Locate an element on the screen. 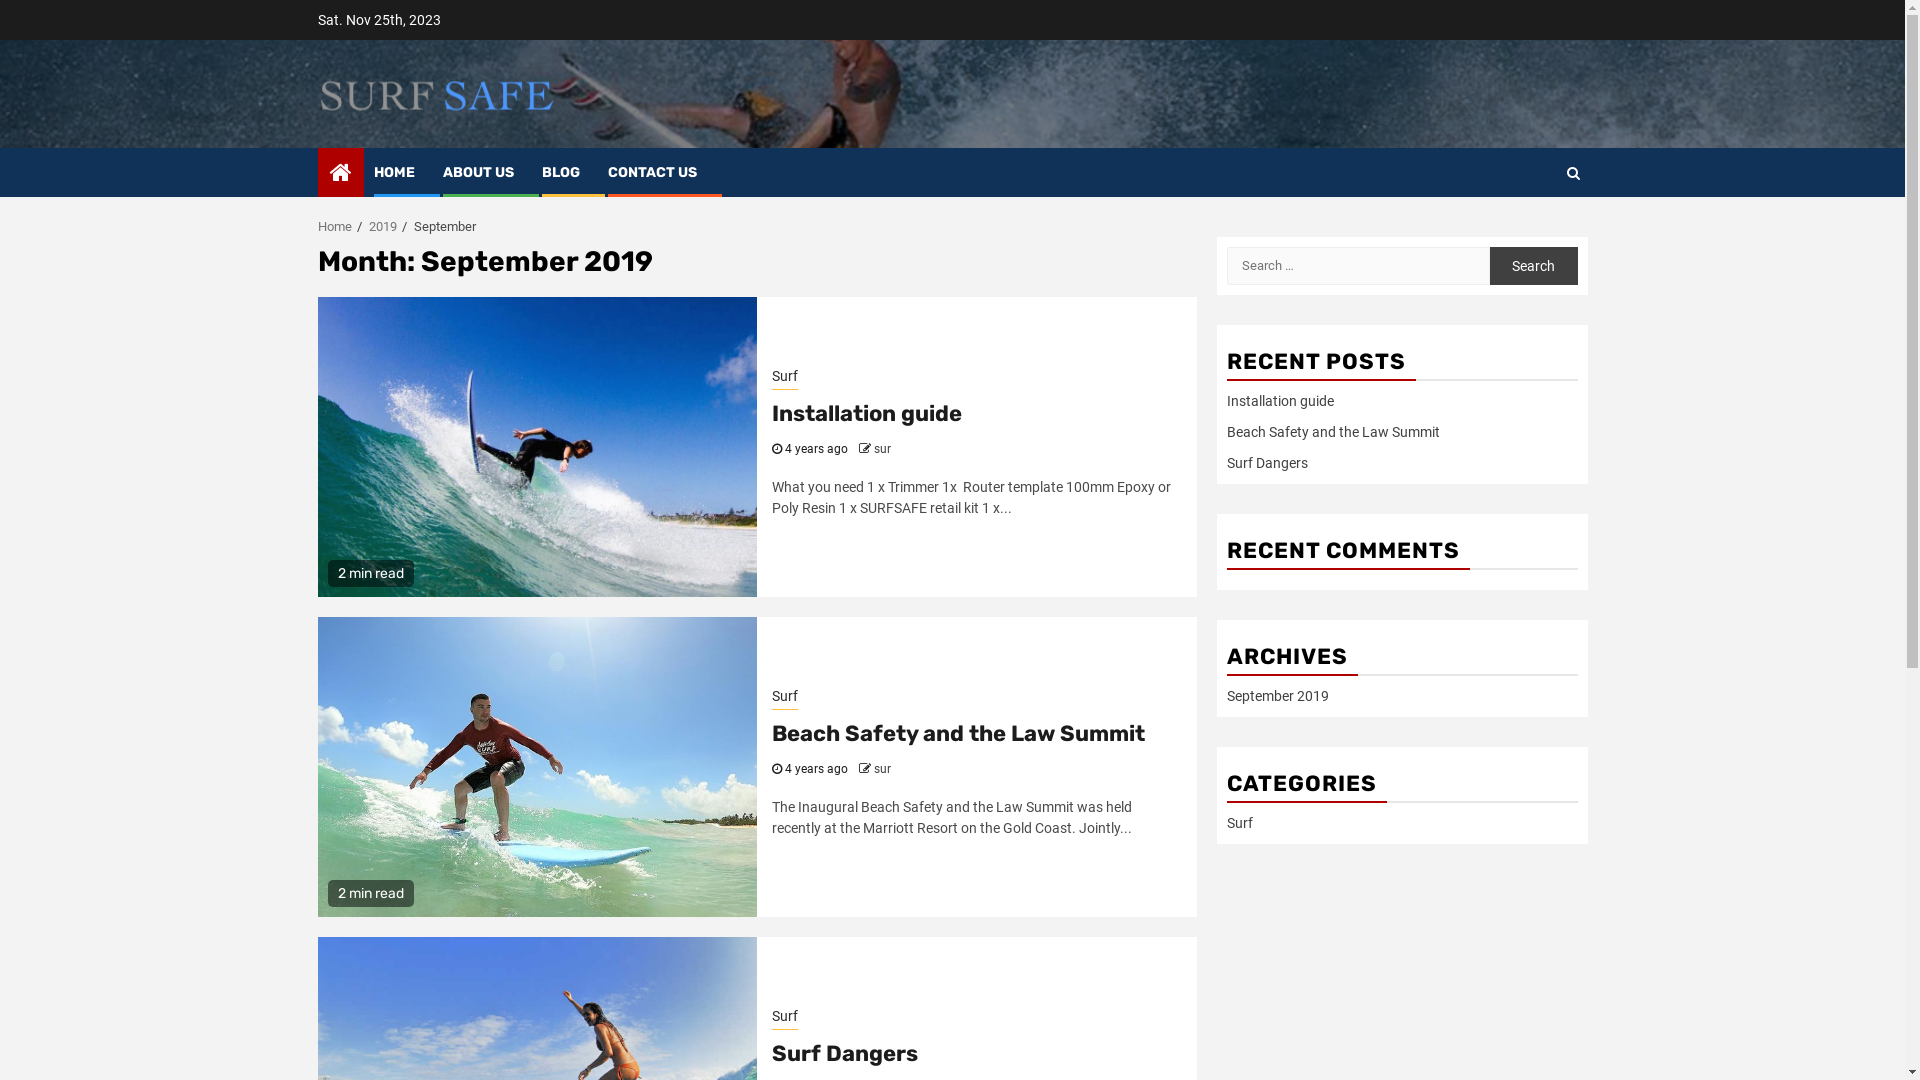 Image resolution: width=1920 pixels, height=1080 pixels. 'Beach Safety and the Law Summit' is located at coordinates (1332, 431).